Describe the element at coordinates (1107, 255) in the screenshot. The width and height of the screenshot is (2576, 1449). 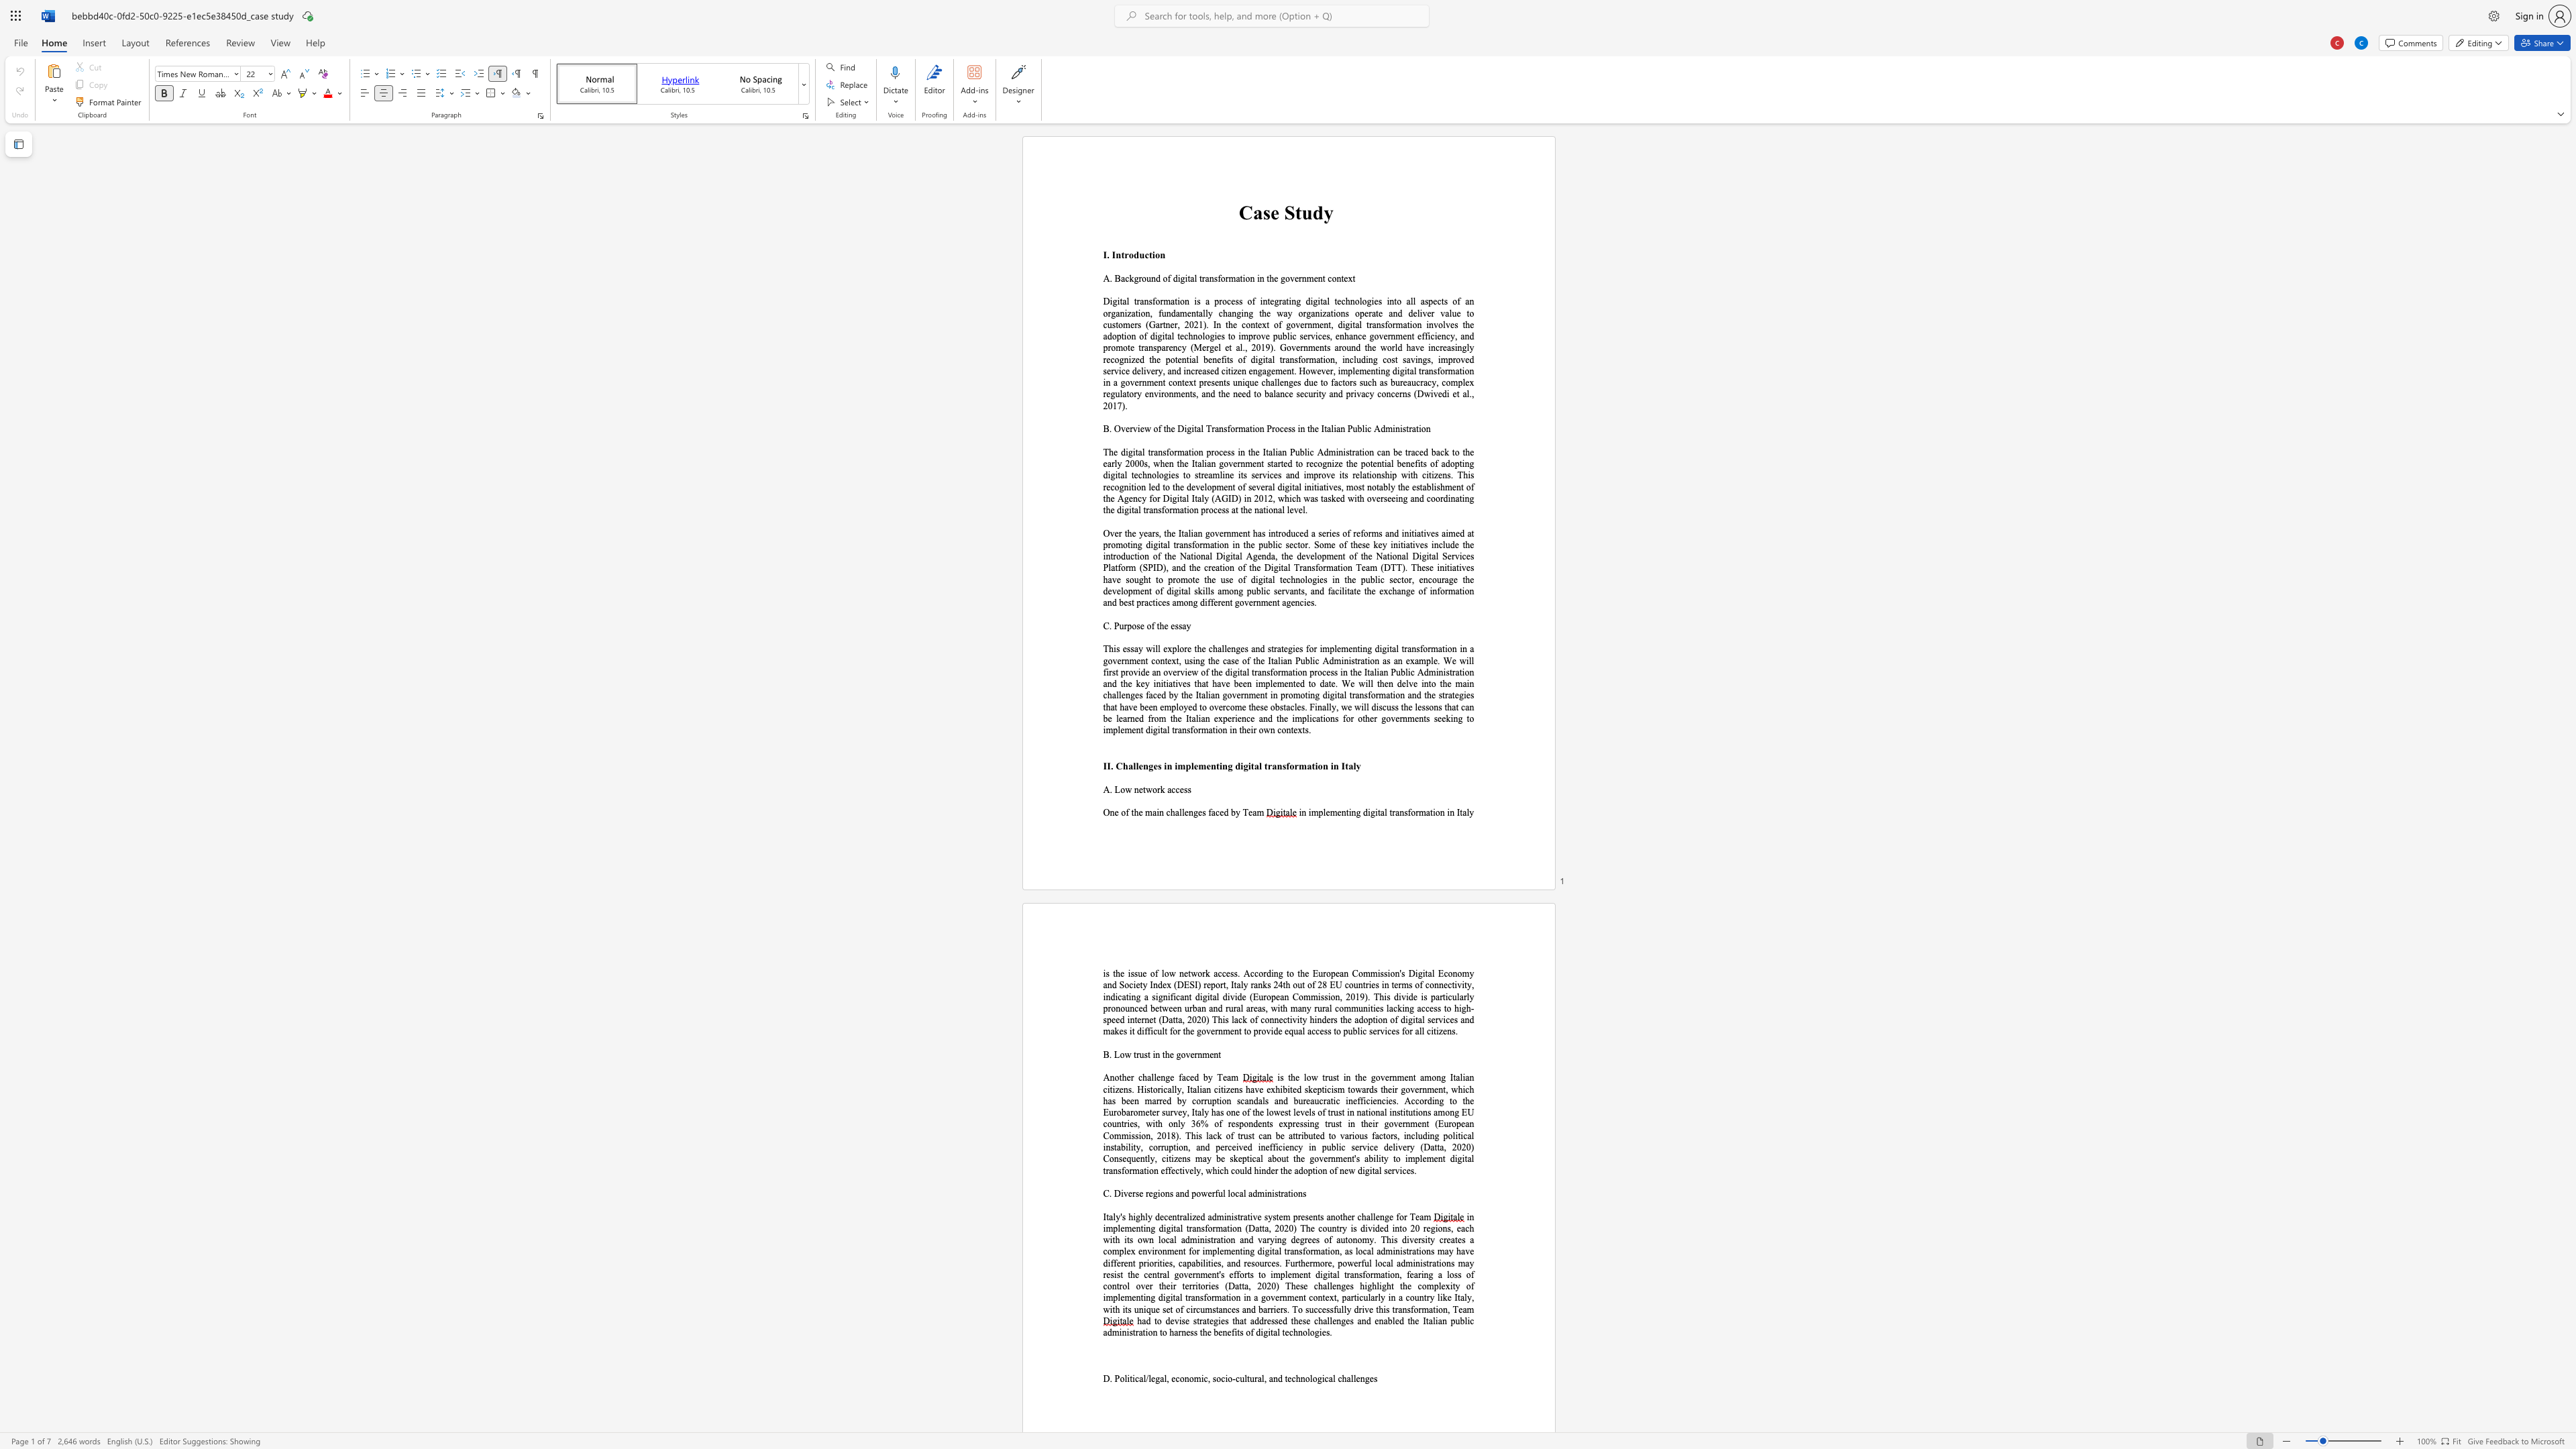
I see `the 1th character "." in the text` at that location.